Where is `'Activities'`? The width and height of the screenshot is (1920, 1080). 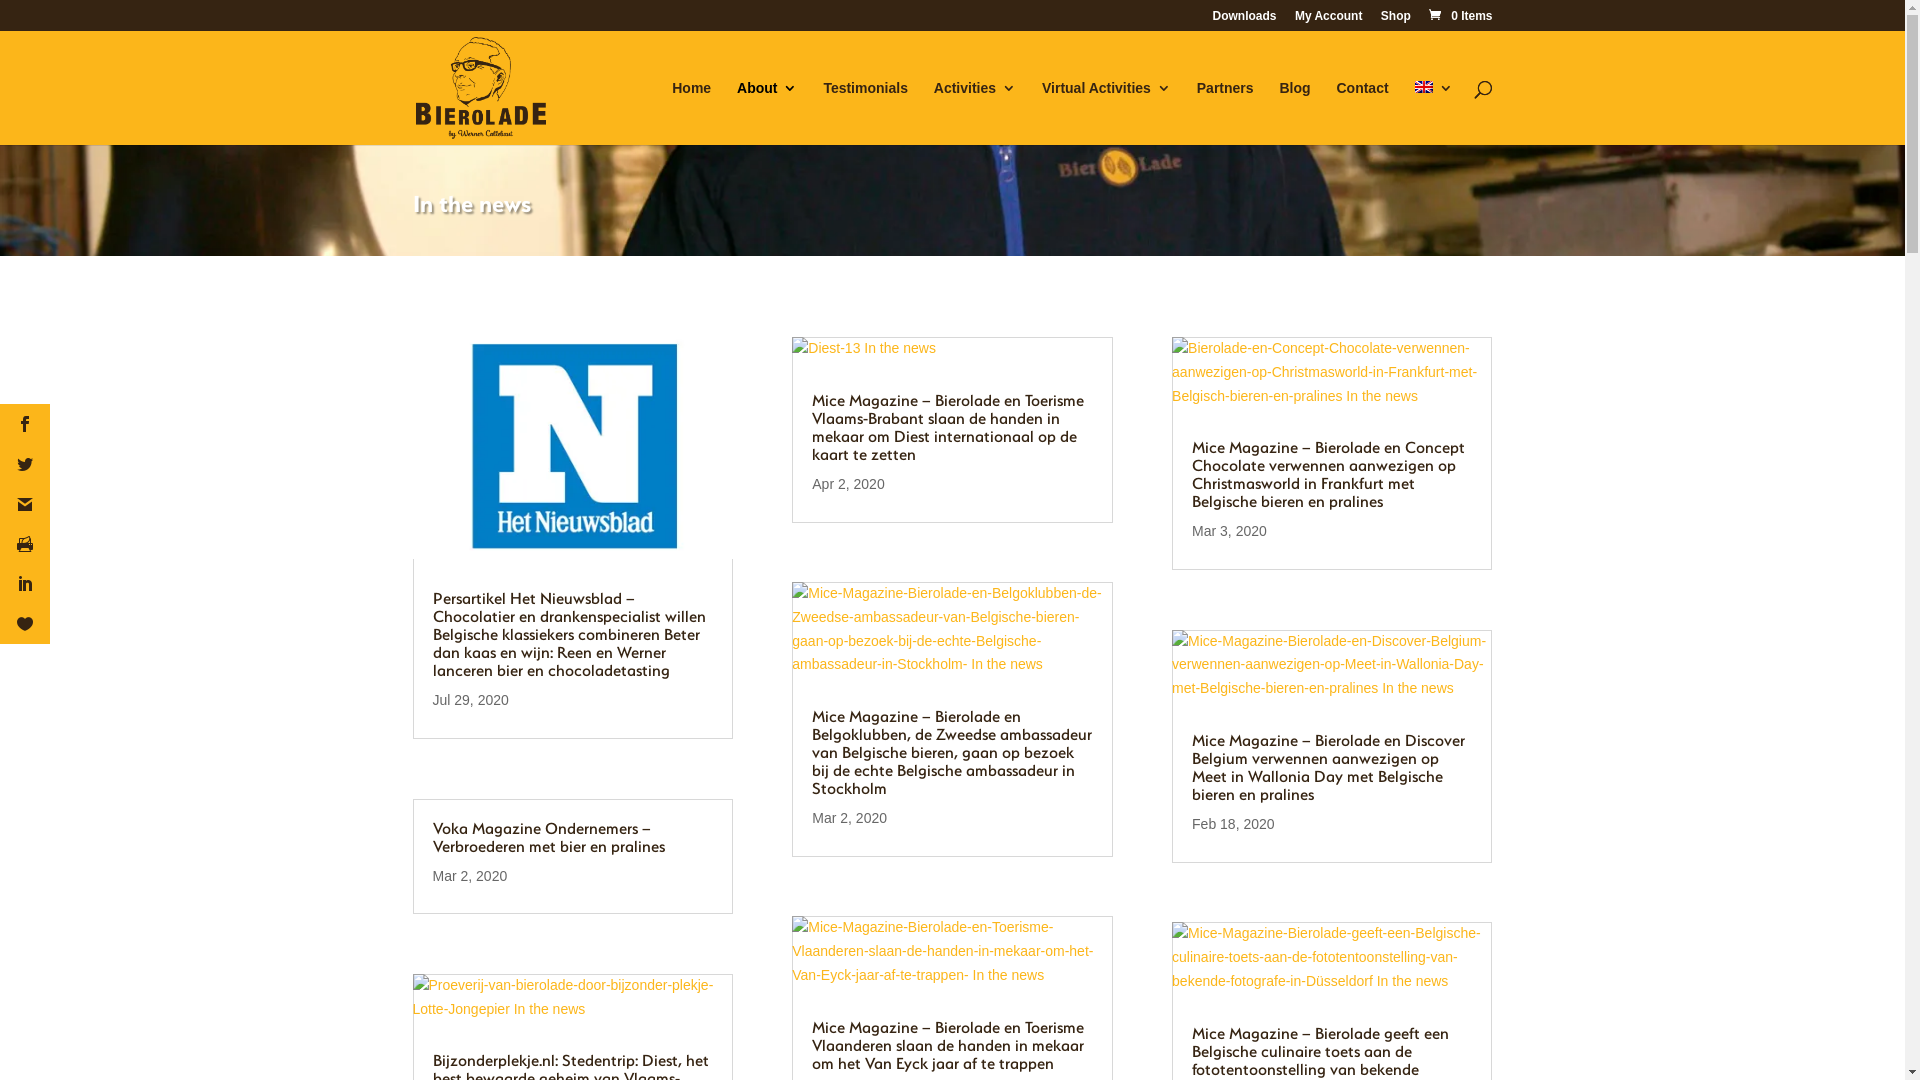
'Activities' is located at coordinates (974, 112).